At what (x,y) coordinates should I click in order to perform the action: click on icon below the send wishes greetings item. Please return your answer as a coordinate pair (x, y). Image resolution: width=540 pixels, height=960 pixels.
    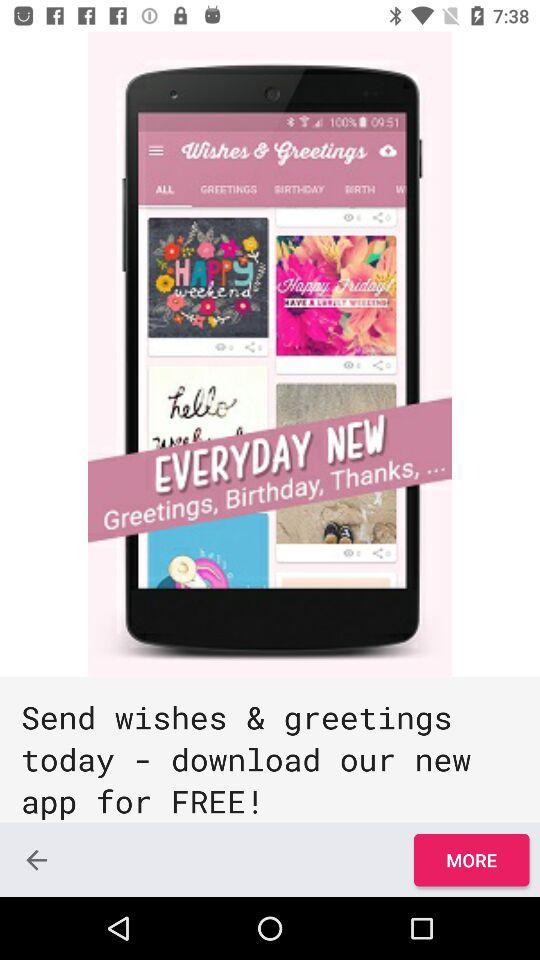
    Looking at the image, I should click on (36, 859).